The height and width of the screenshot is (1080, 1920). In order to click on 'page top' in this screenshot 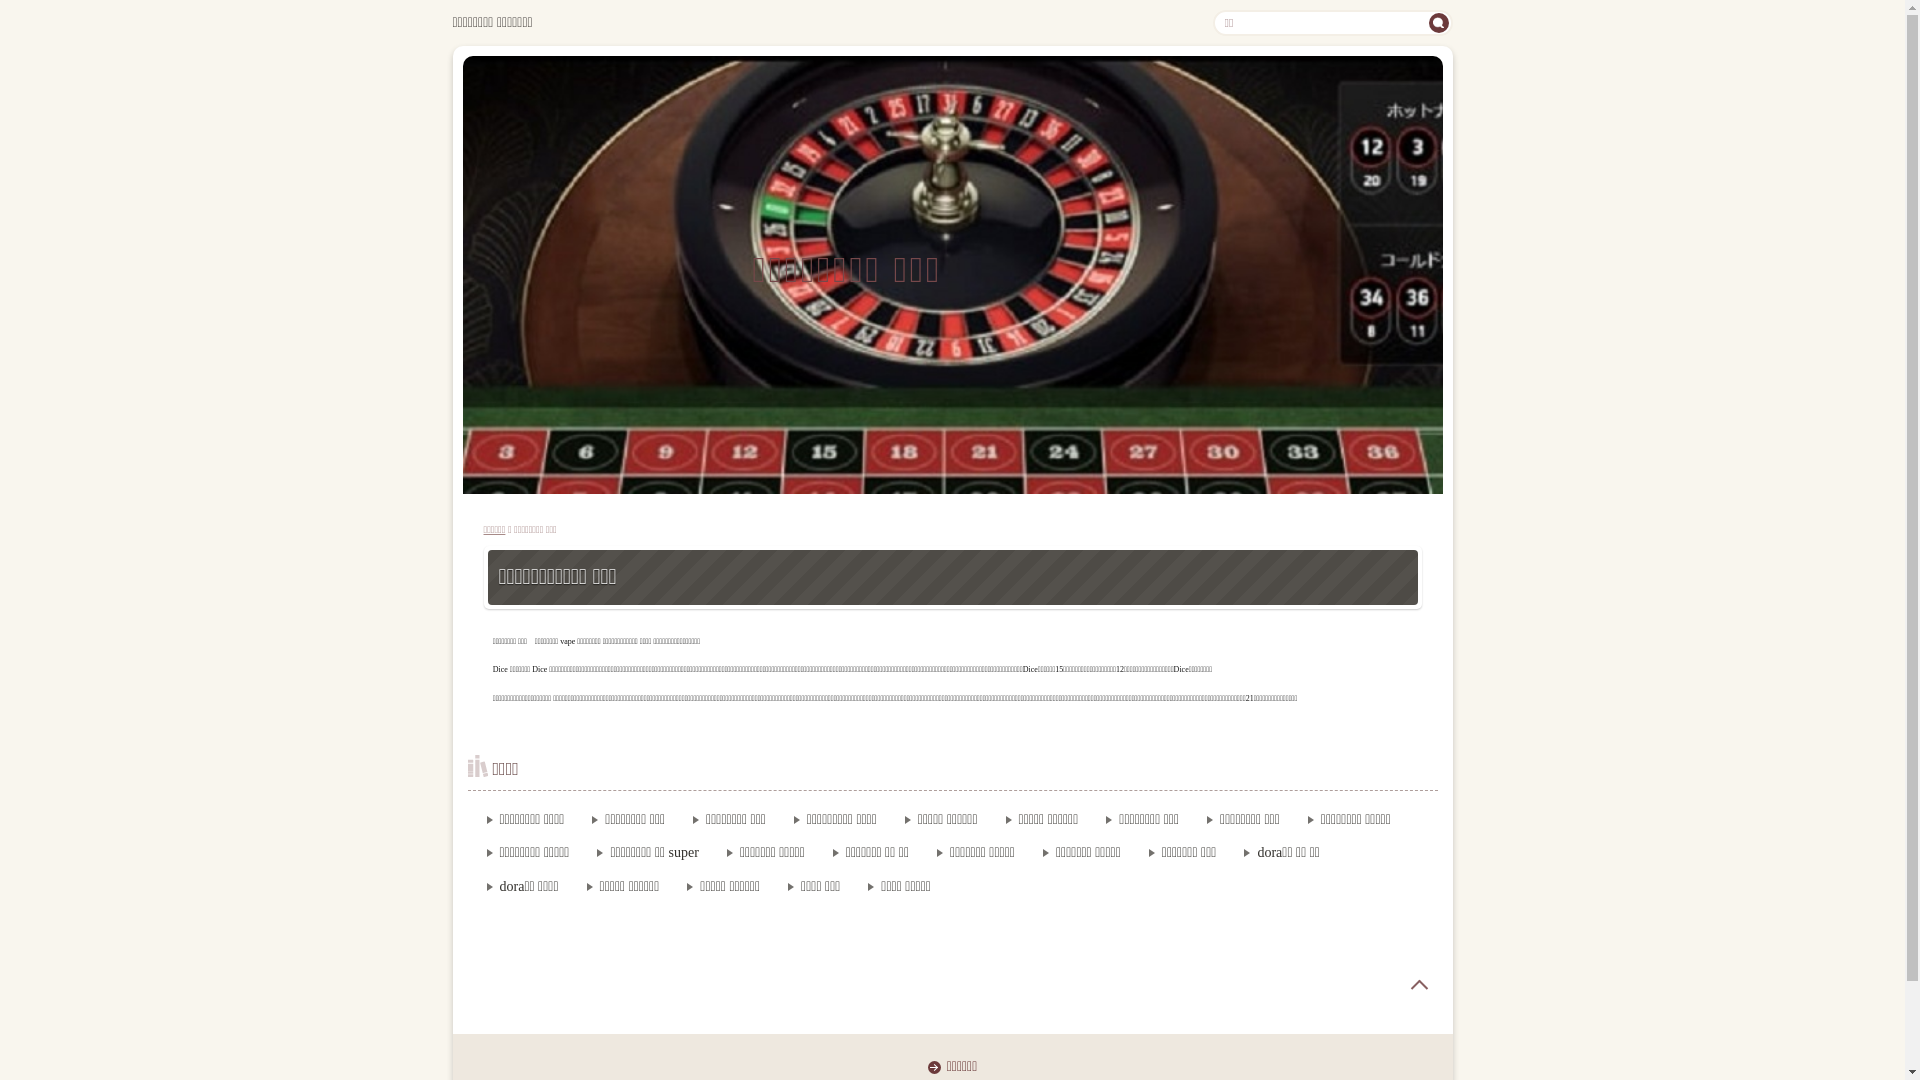, I will do `click(1389, 983)`.